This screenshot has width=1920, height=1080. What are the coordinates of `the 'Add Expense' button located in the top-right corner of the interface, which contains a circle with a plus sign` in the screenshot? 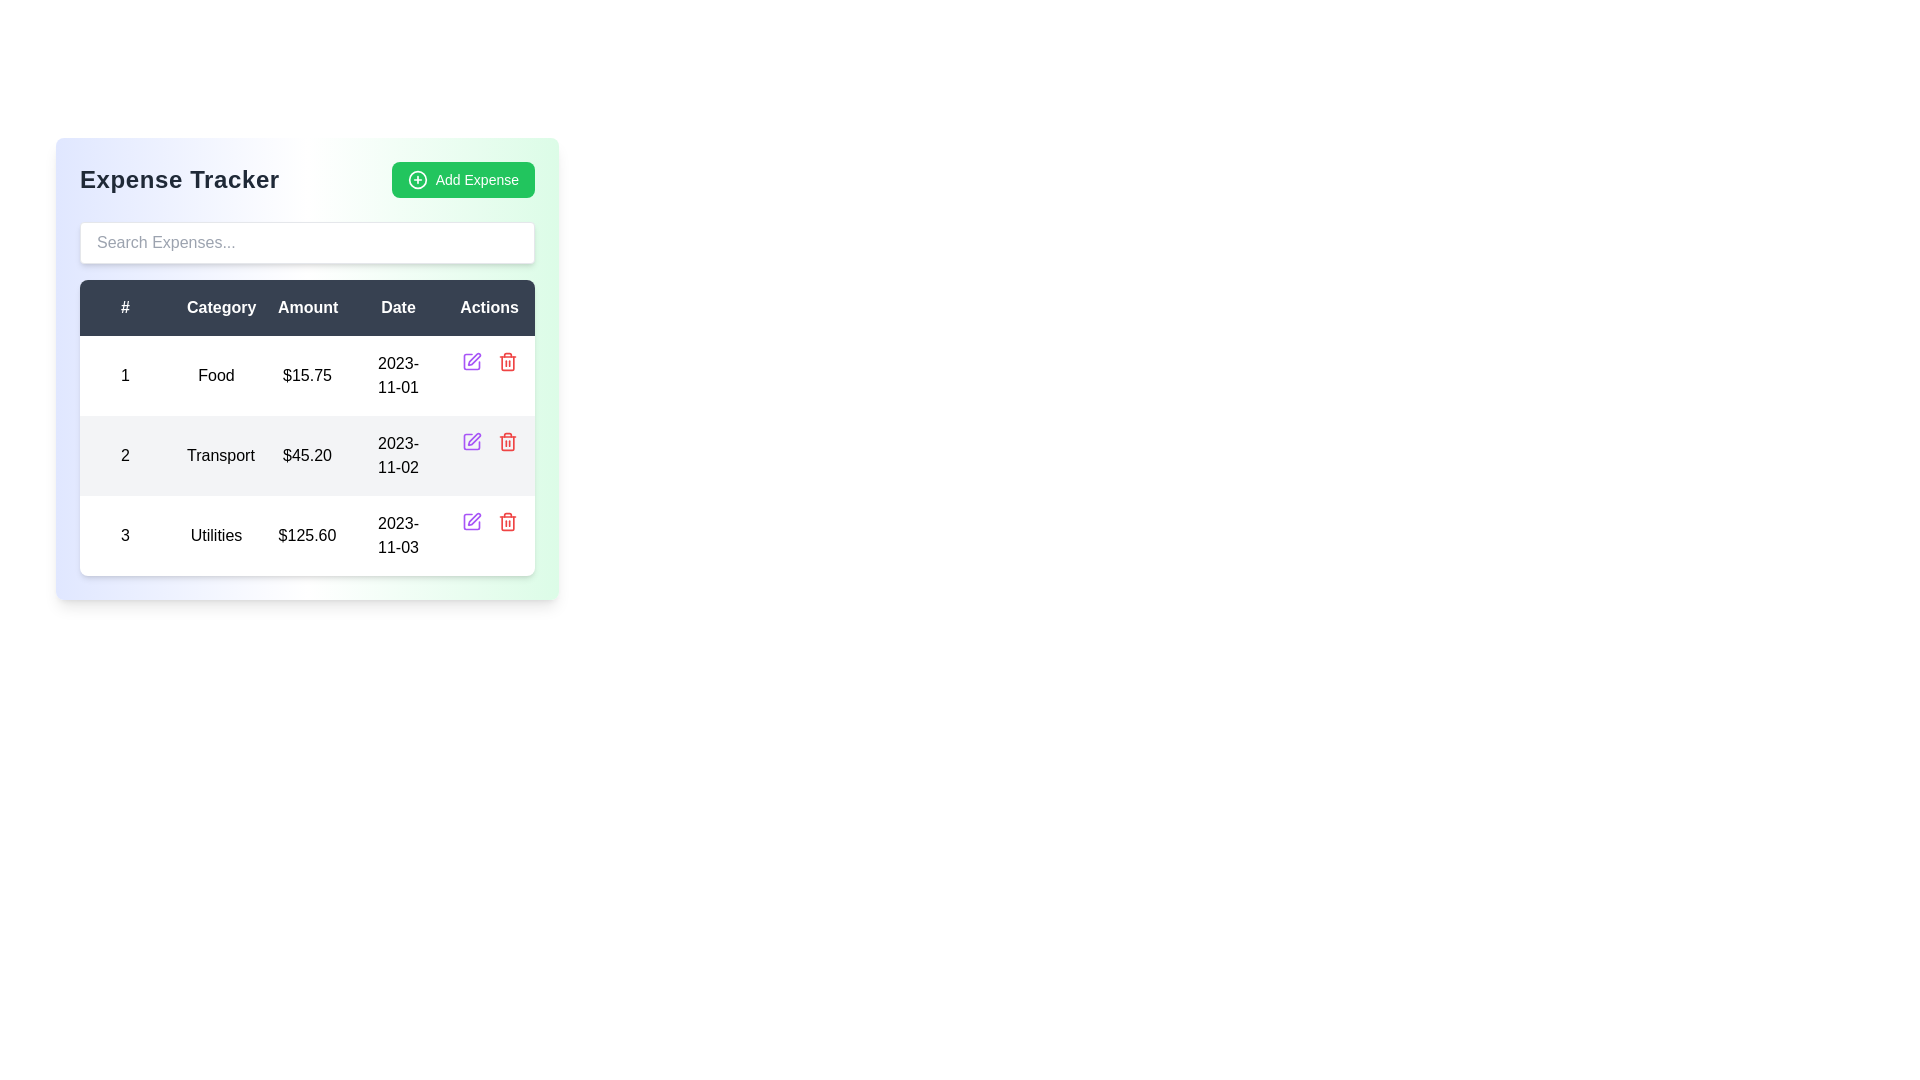 It's located at (416, 180).